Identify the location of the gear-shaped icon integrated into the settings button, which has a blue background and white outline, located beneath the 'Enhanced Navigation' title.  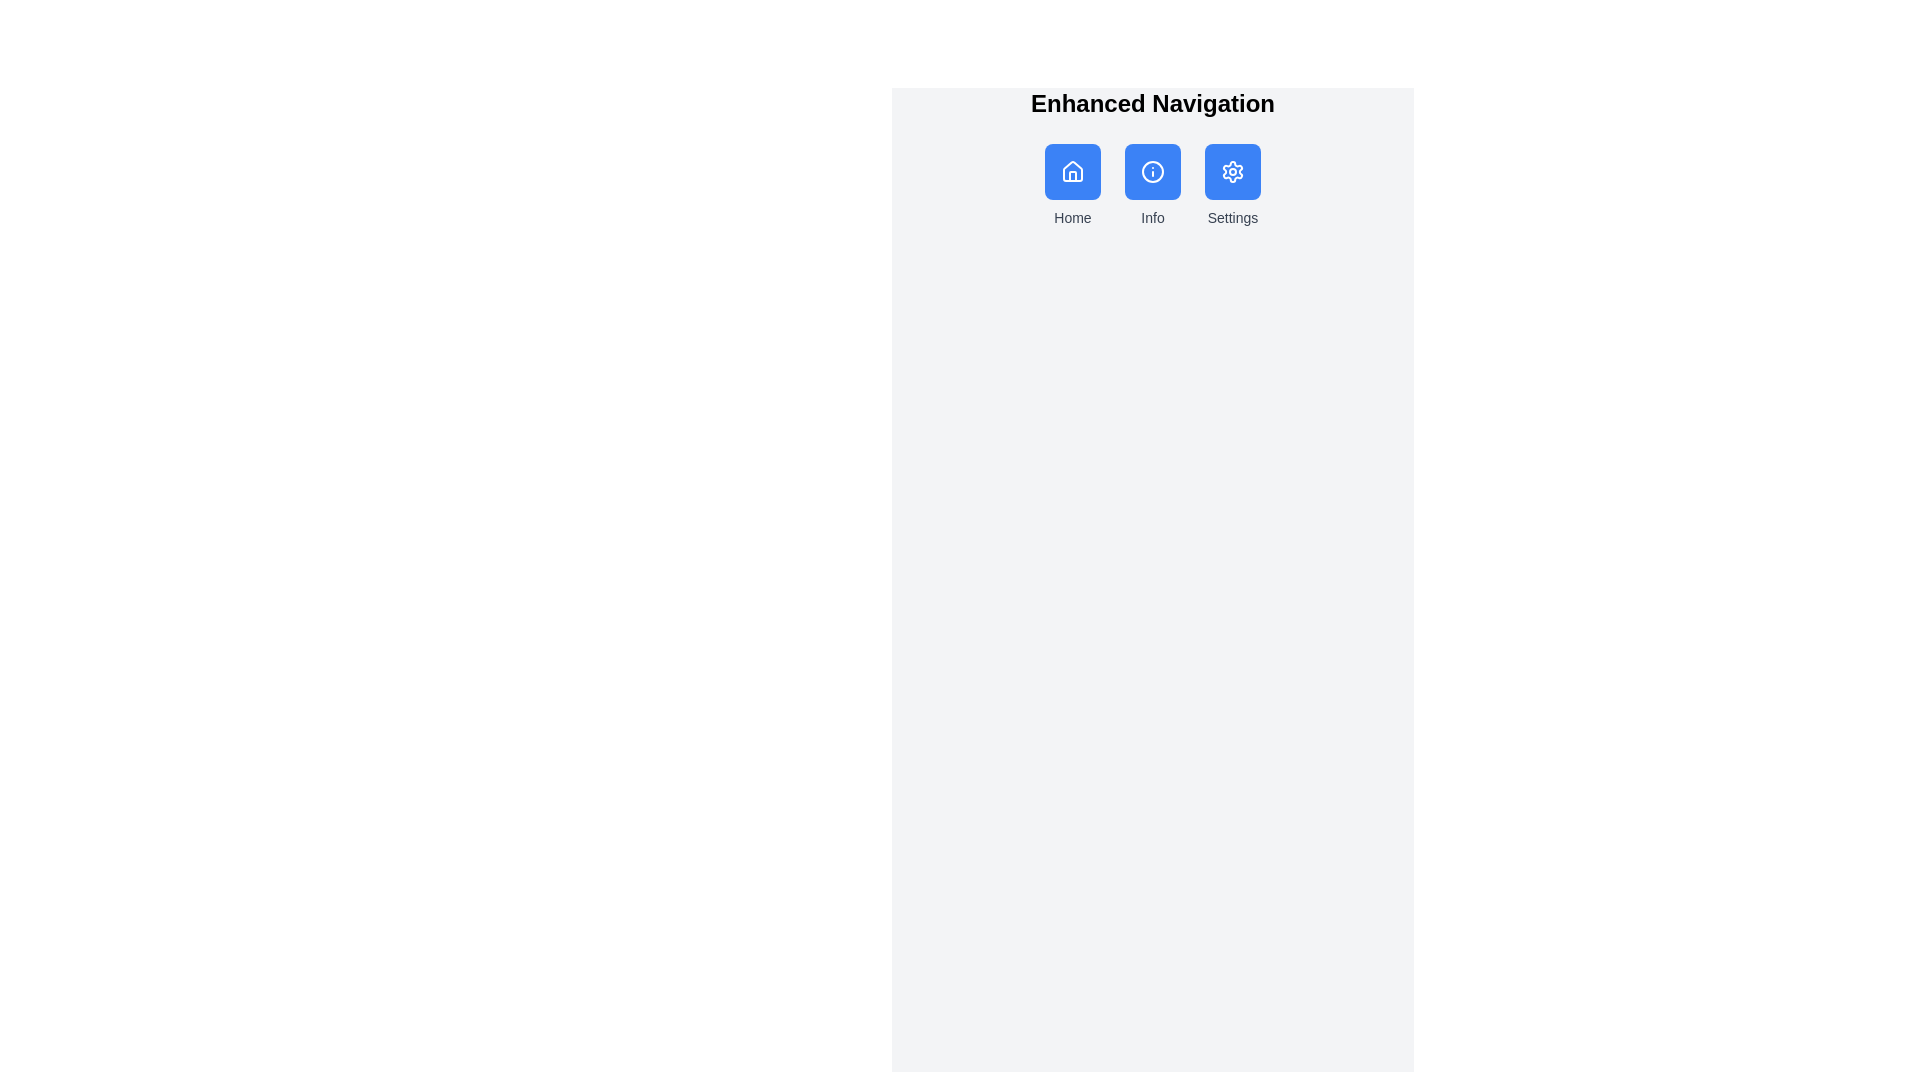
(1232, 171).